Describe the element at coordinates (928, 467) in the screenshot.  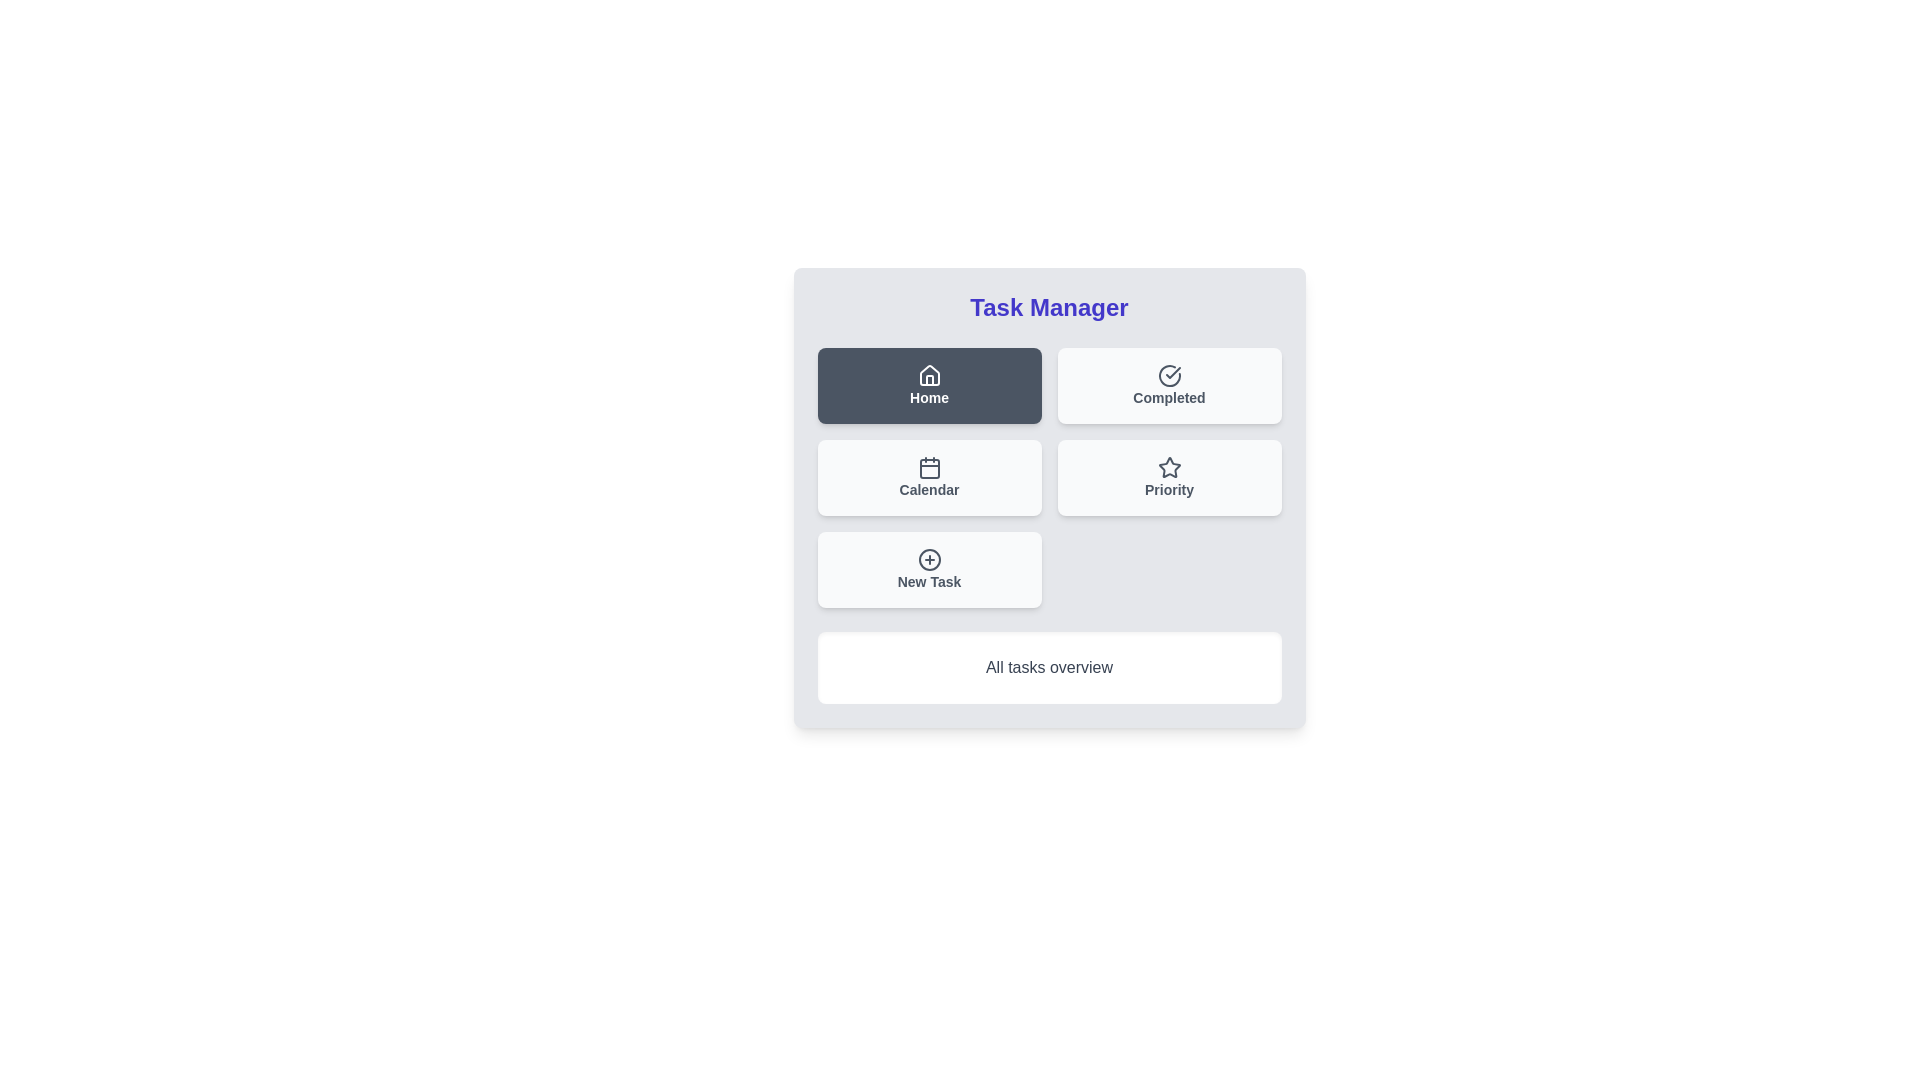
I see `the calendar icon, which is a gray square outline with a top bar and two vertical bars, centrally located within the 'Calendar' button in the second row and first column of the grid below the 'Task Manager' header` at that location.